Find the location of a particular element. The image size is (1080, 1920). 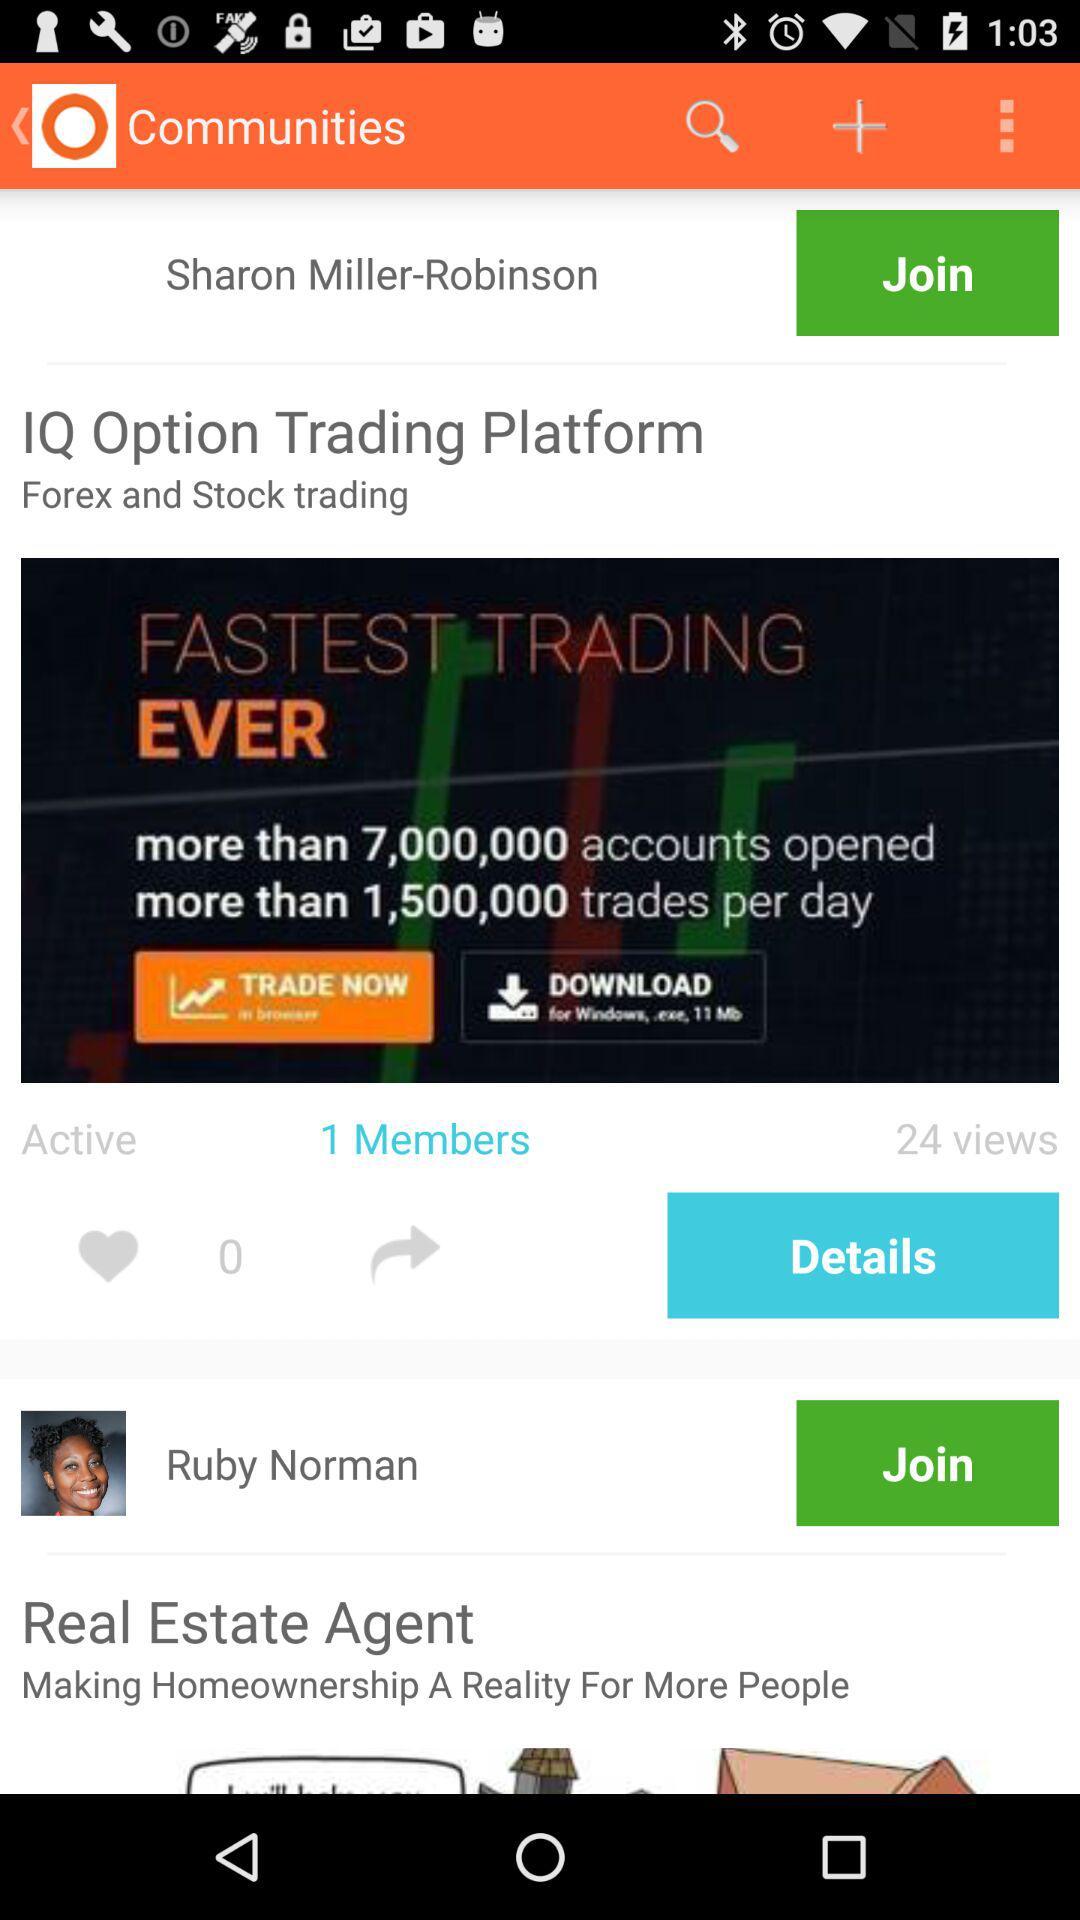

forex and stock icon is located at coordinates (540, 513).